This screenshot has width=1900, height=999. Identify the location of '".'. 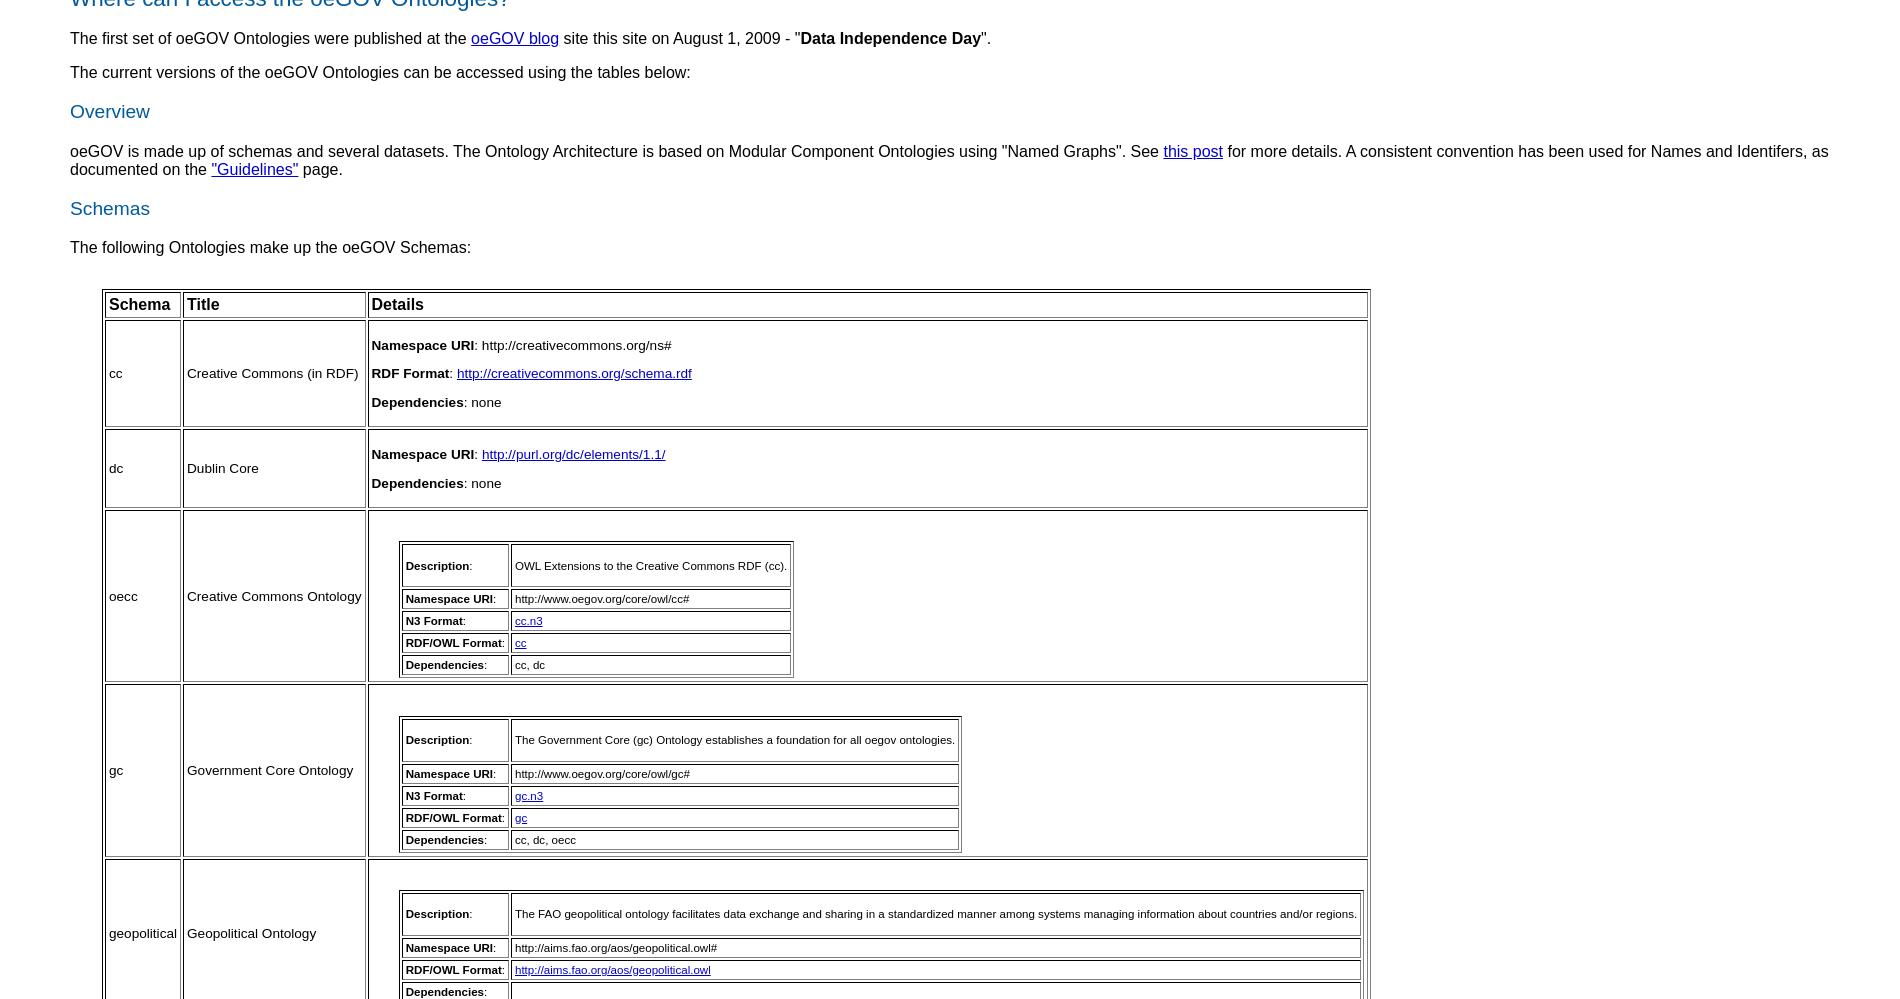
(985, 38).